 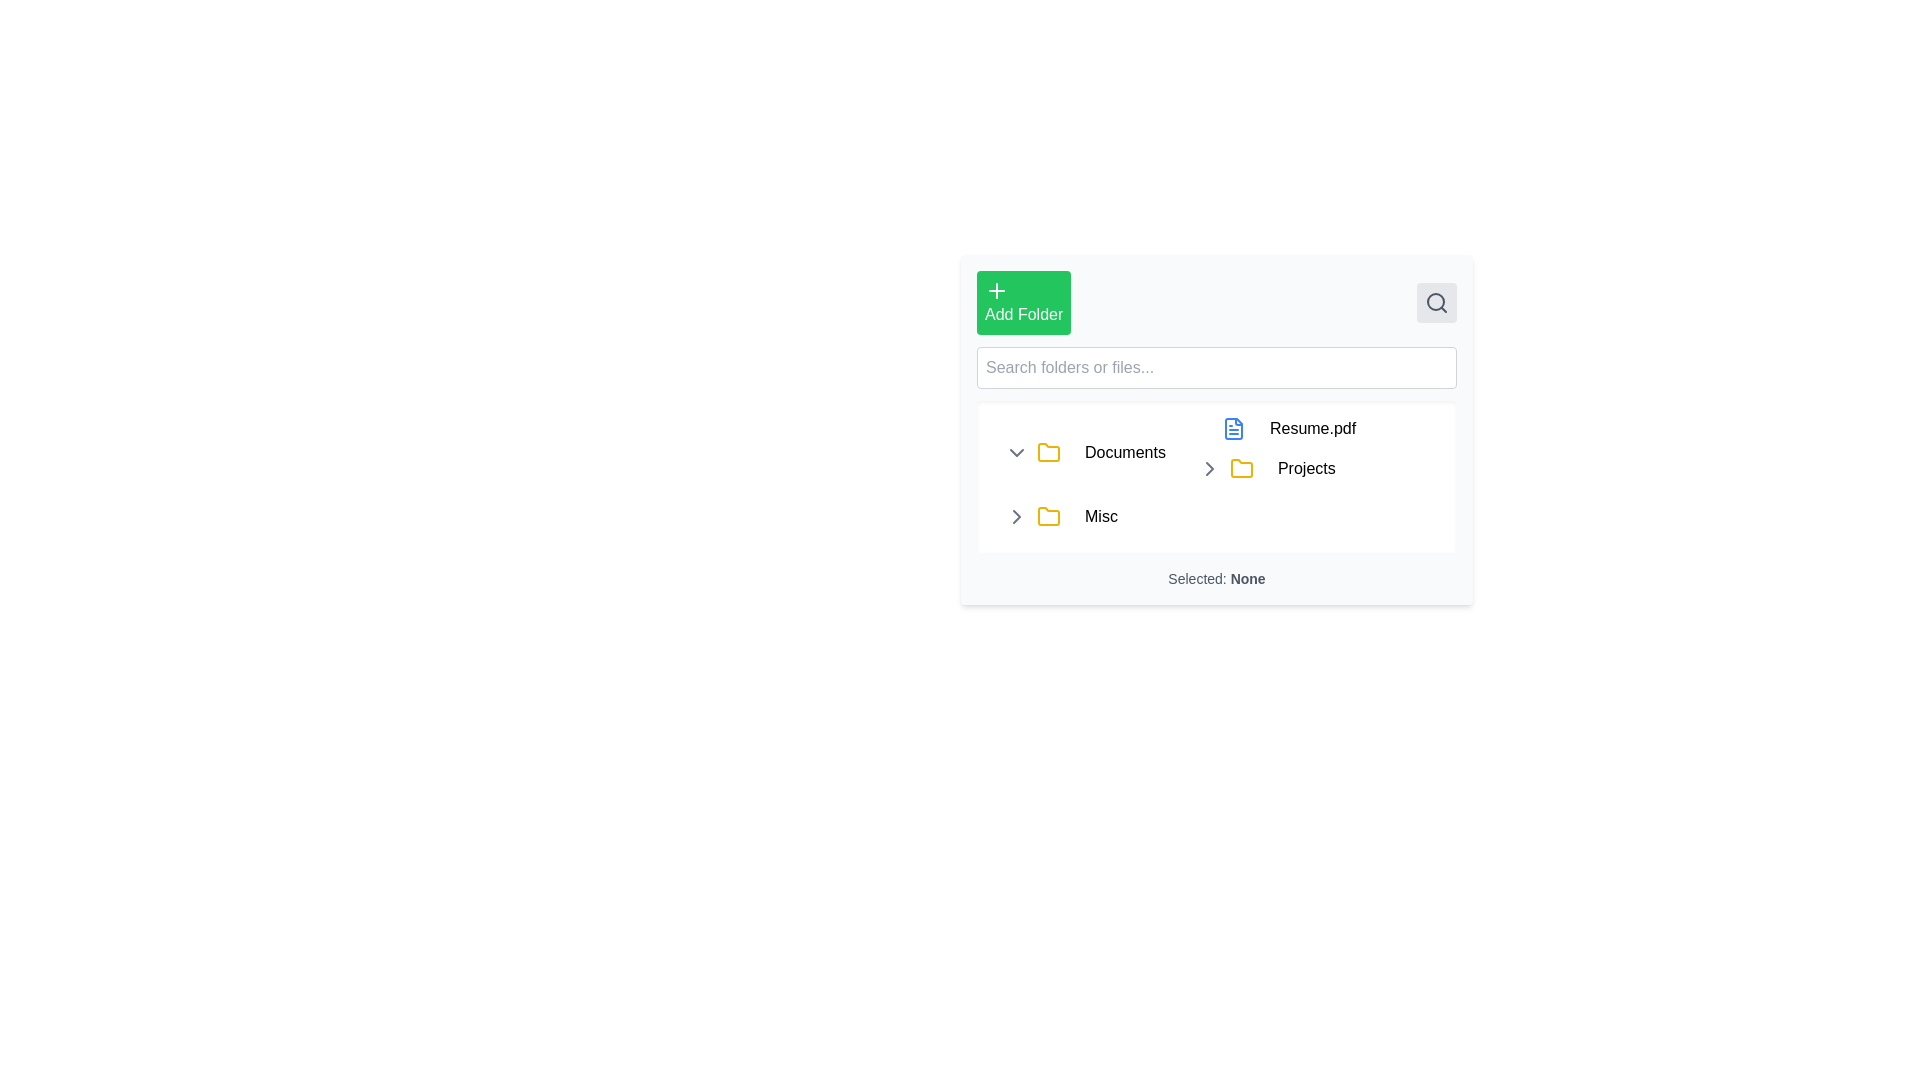 I want to click on the static text element displaying the currently selected item's name, which shows 'None' and is located after the text 'Selected:' in the file selection interface, so click(x=1247, y=578).